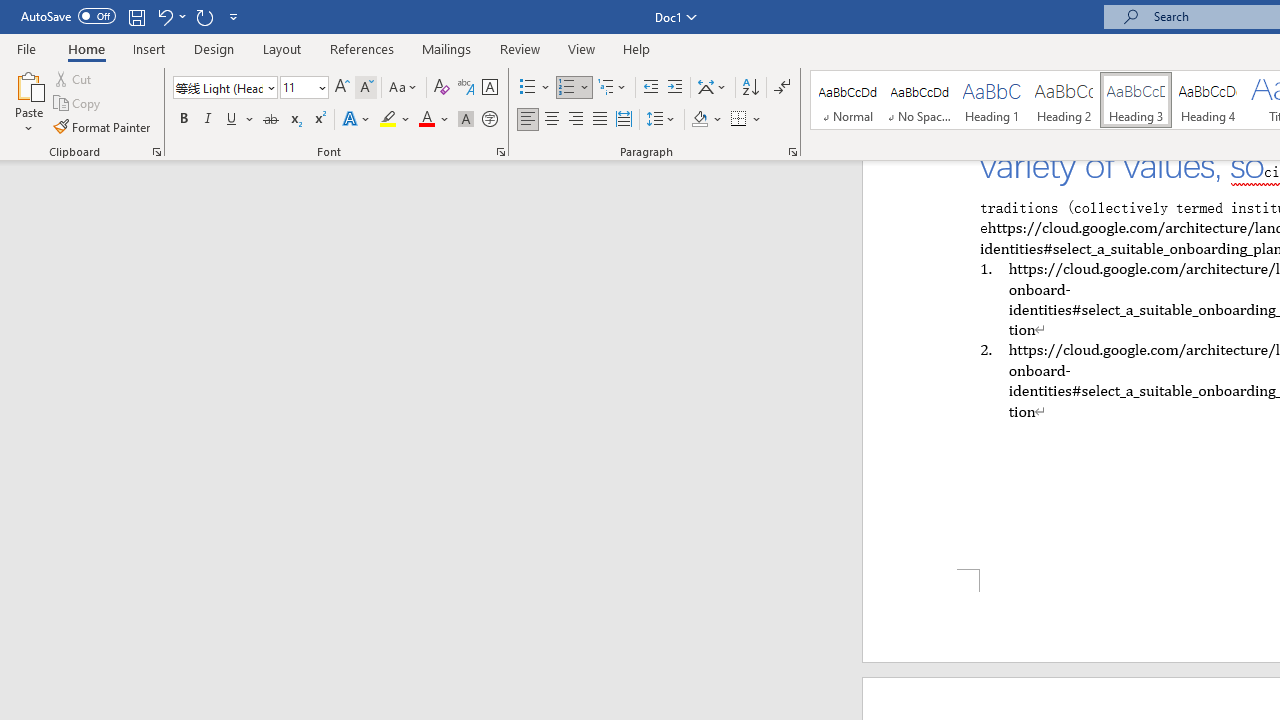  I want to click on 'Text Highlight Color Yellow', so click(388, 119).